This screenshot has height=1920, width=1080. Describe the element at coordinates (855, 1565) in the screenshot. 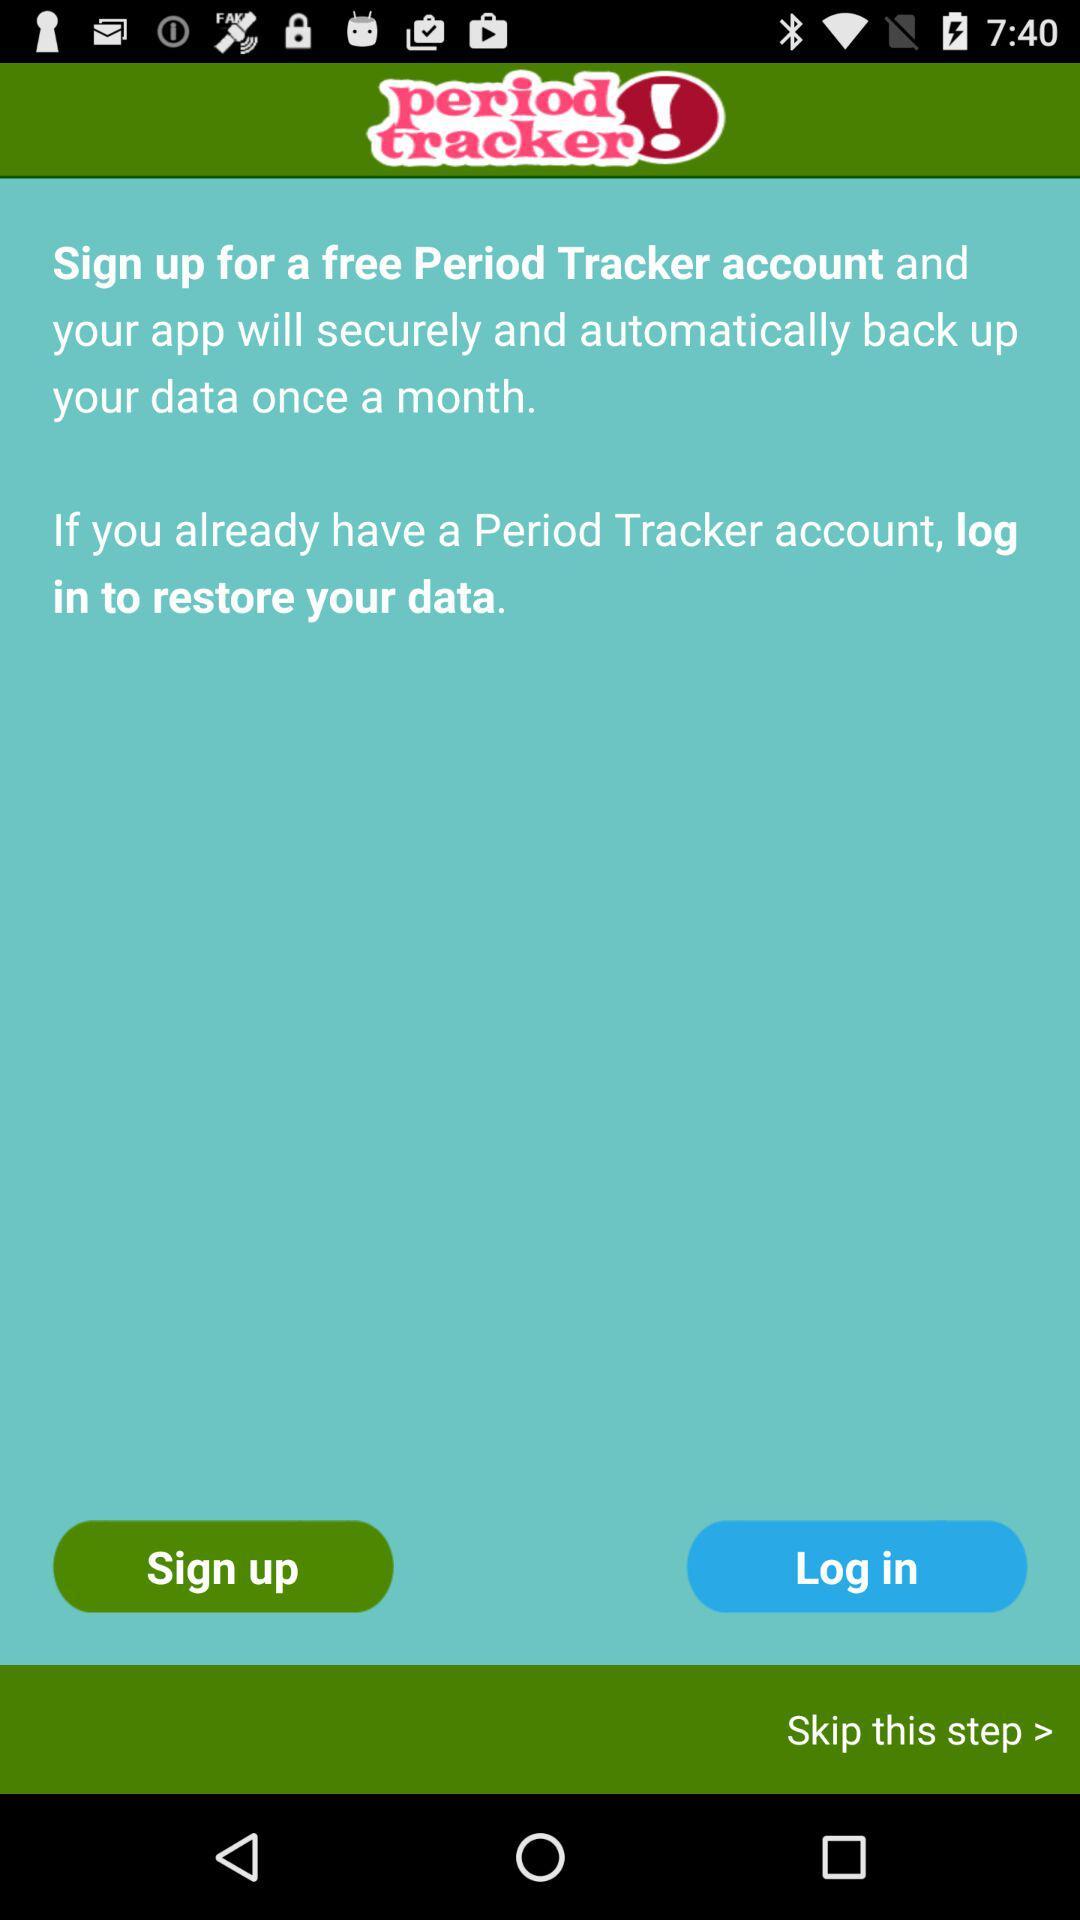

I see `item below the sign up for icon` at that location.